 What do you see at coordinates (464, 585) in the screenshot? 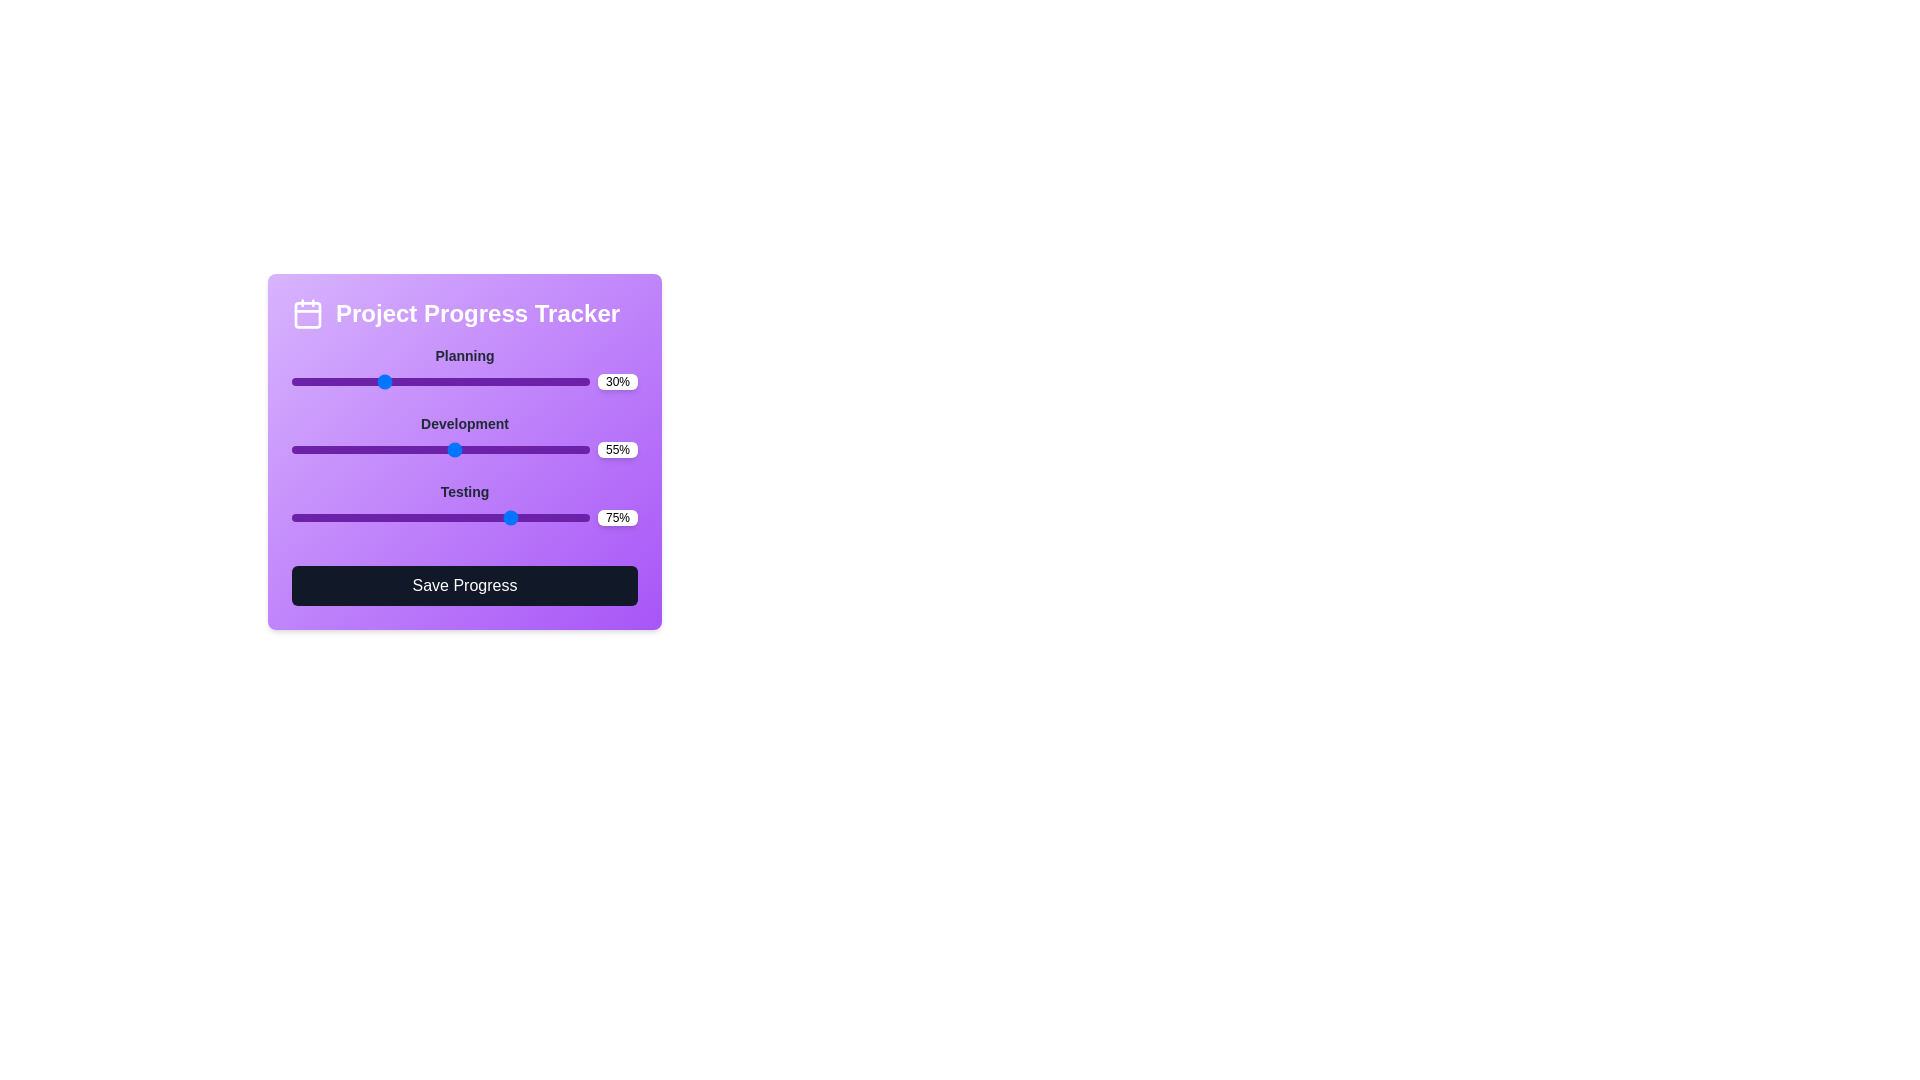
I see `'Save Progress' button to save changes` at bounding box center [464, 585].